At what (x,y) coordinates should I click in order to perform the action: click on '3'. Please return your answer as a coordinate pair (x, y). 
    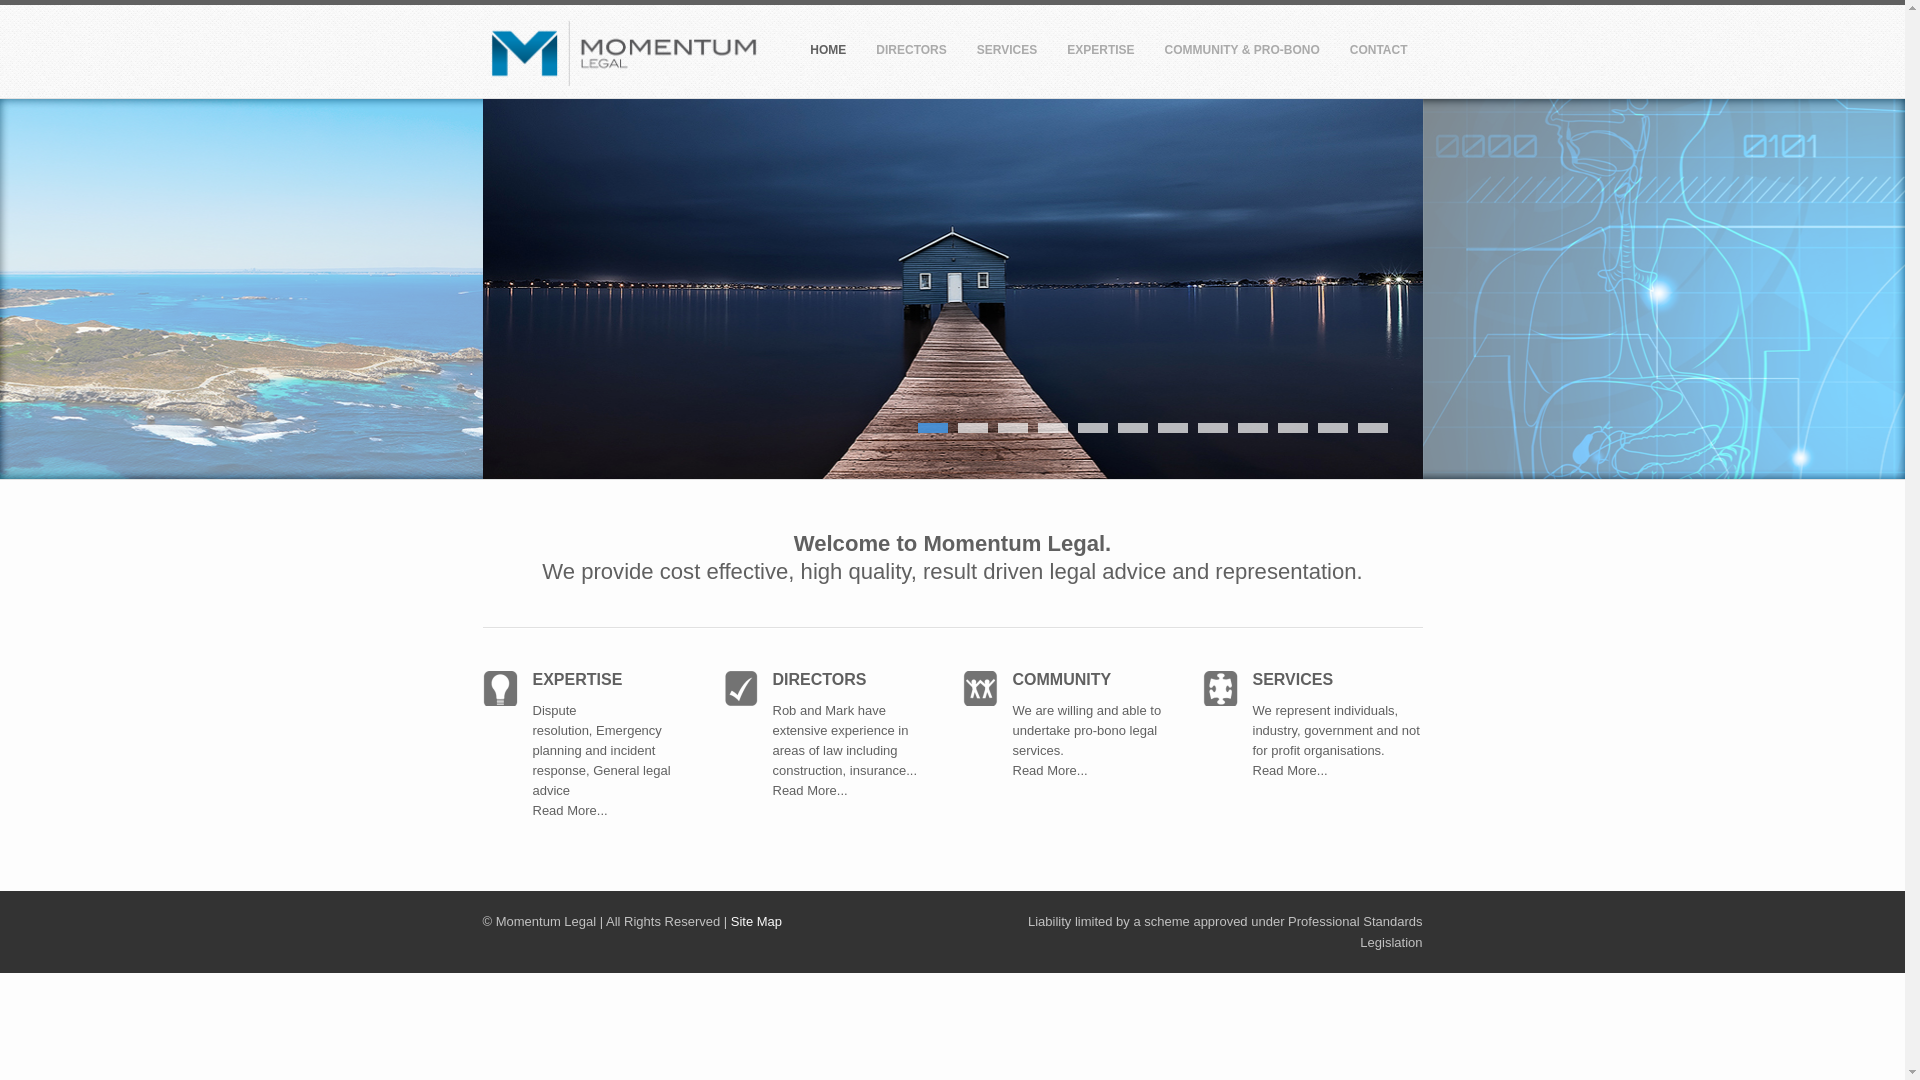
    Looking at the image, I should click on (1012, 427).